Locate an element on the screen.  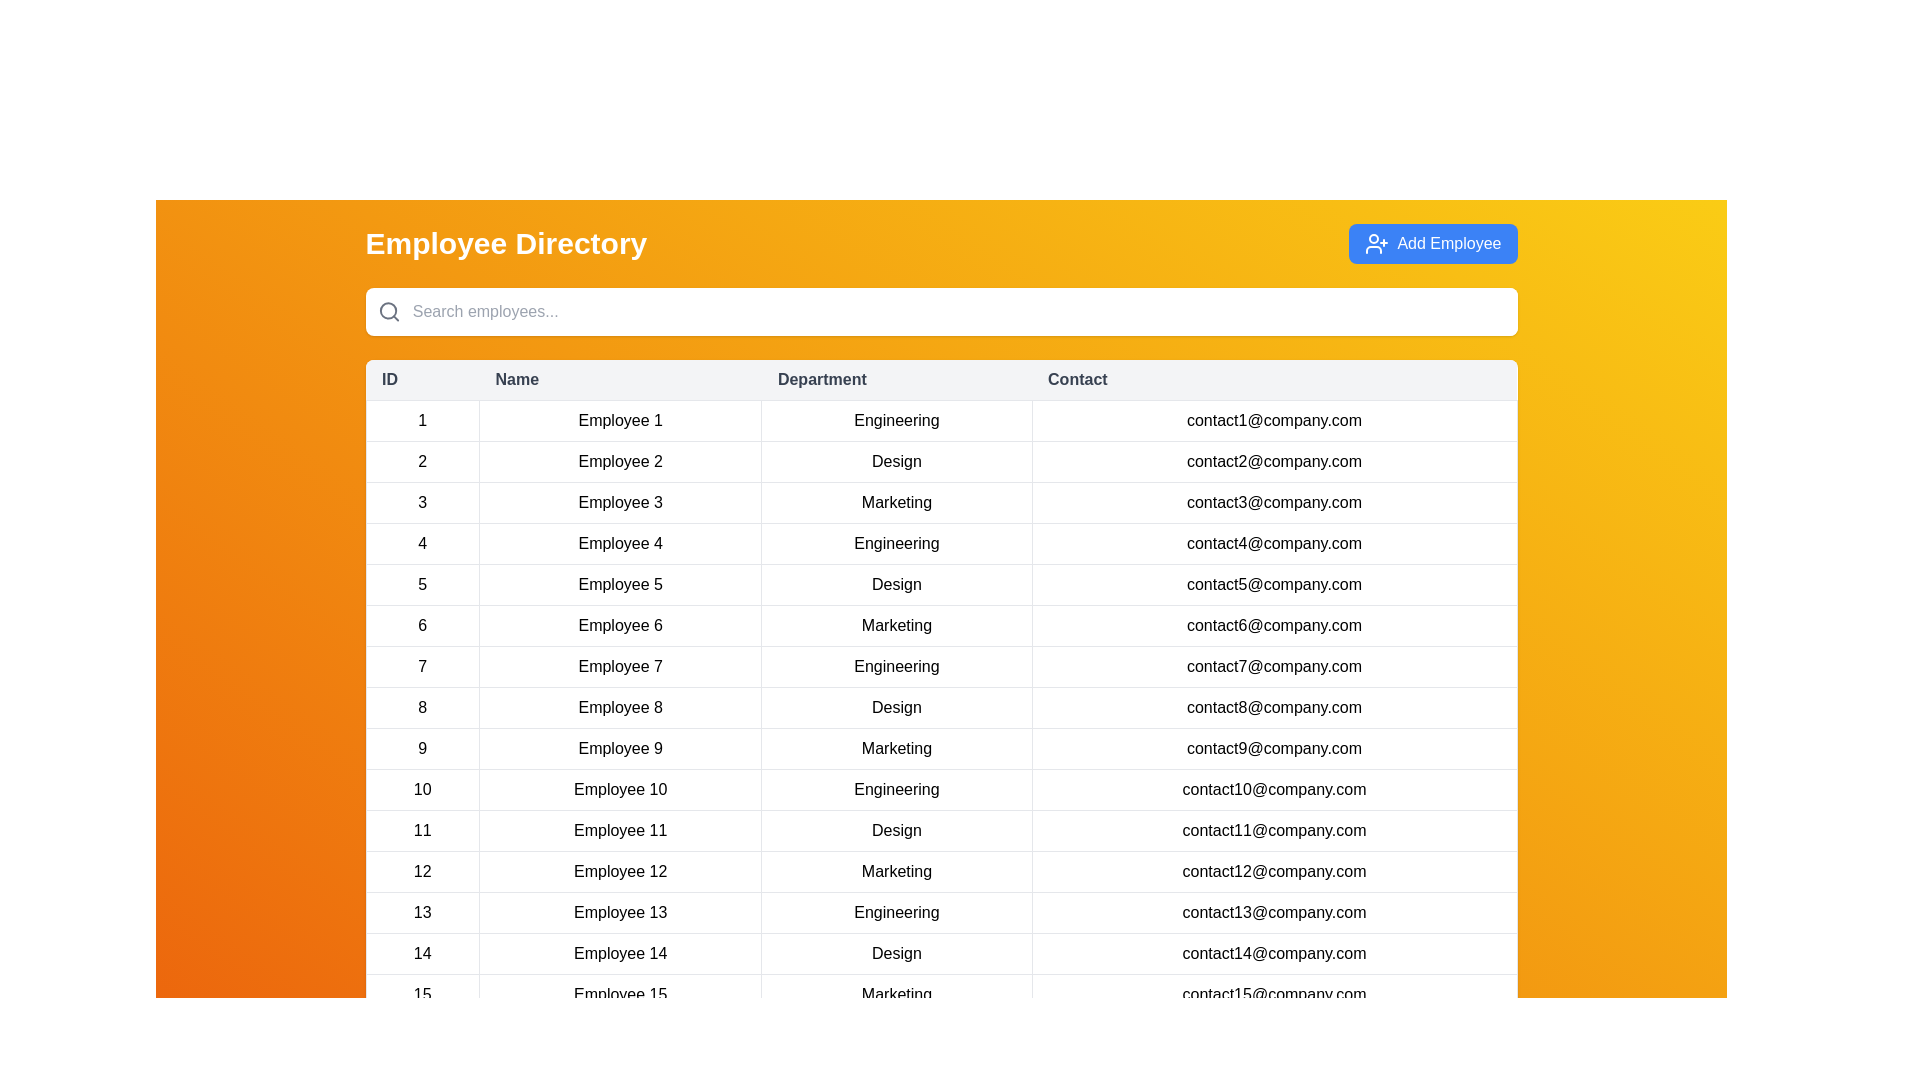
the 'Add Employee' button is located at coordinates (1432, 242).